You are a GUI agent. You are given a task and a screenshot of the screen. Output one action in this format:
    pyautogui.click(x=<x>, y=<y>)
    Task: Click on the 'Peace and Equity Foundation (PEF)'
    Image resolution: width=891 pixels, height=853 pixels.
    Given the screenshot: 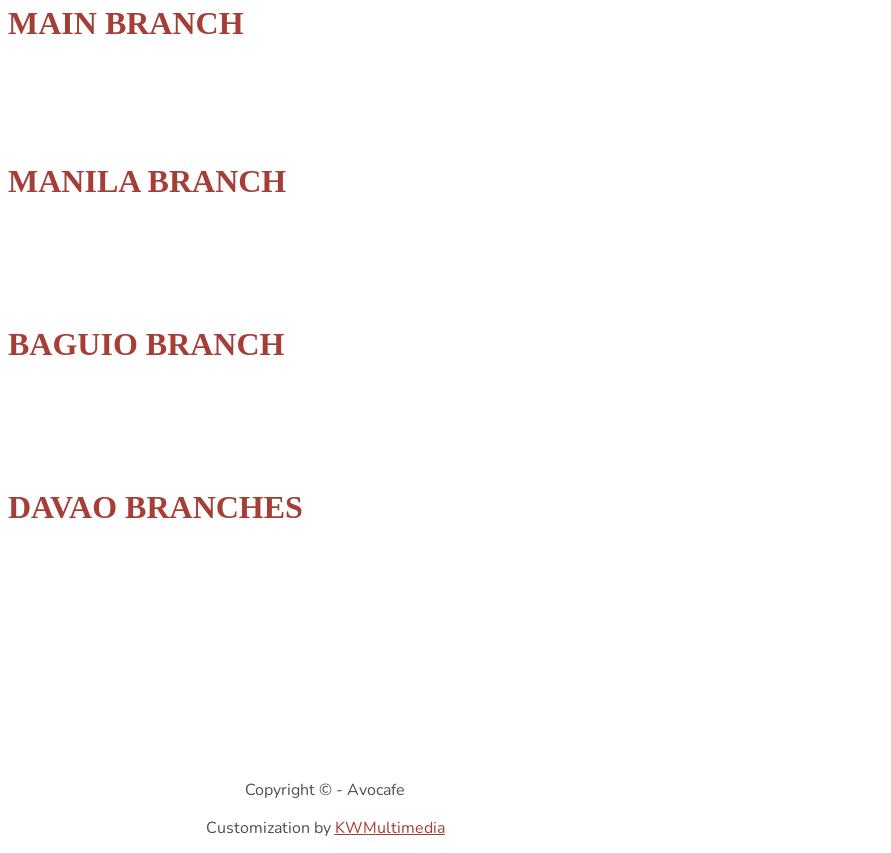 What is the action you would take?
    pyautogui.click(x=110, y=557)
    